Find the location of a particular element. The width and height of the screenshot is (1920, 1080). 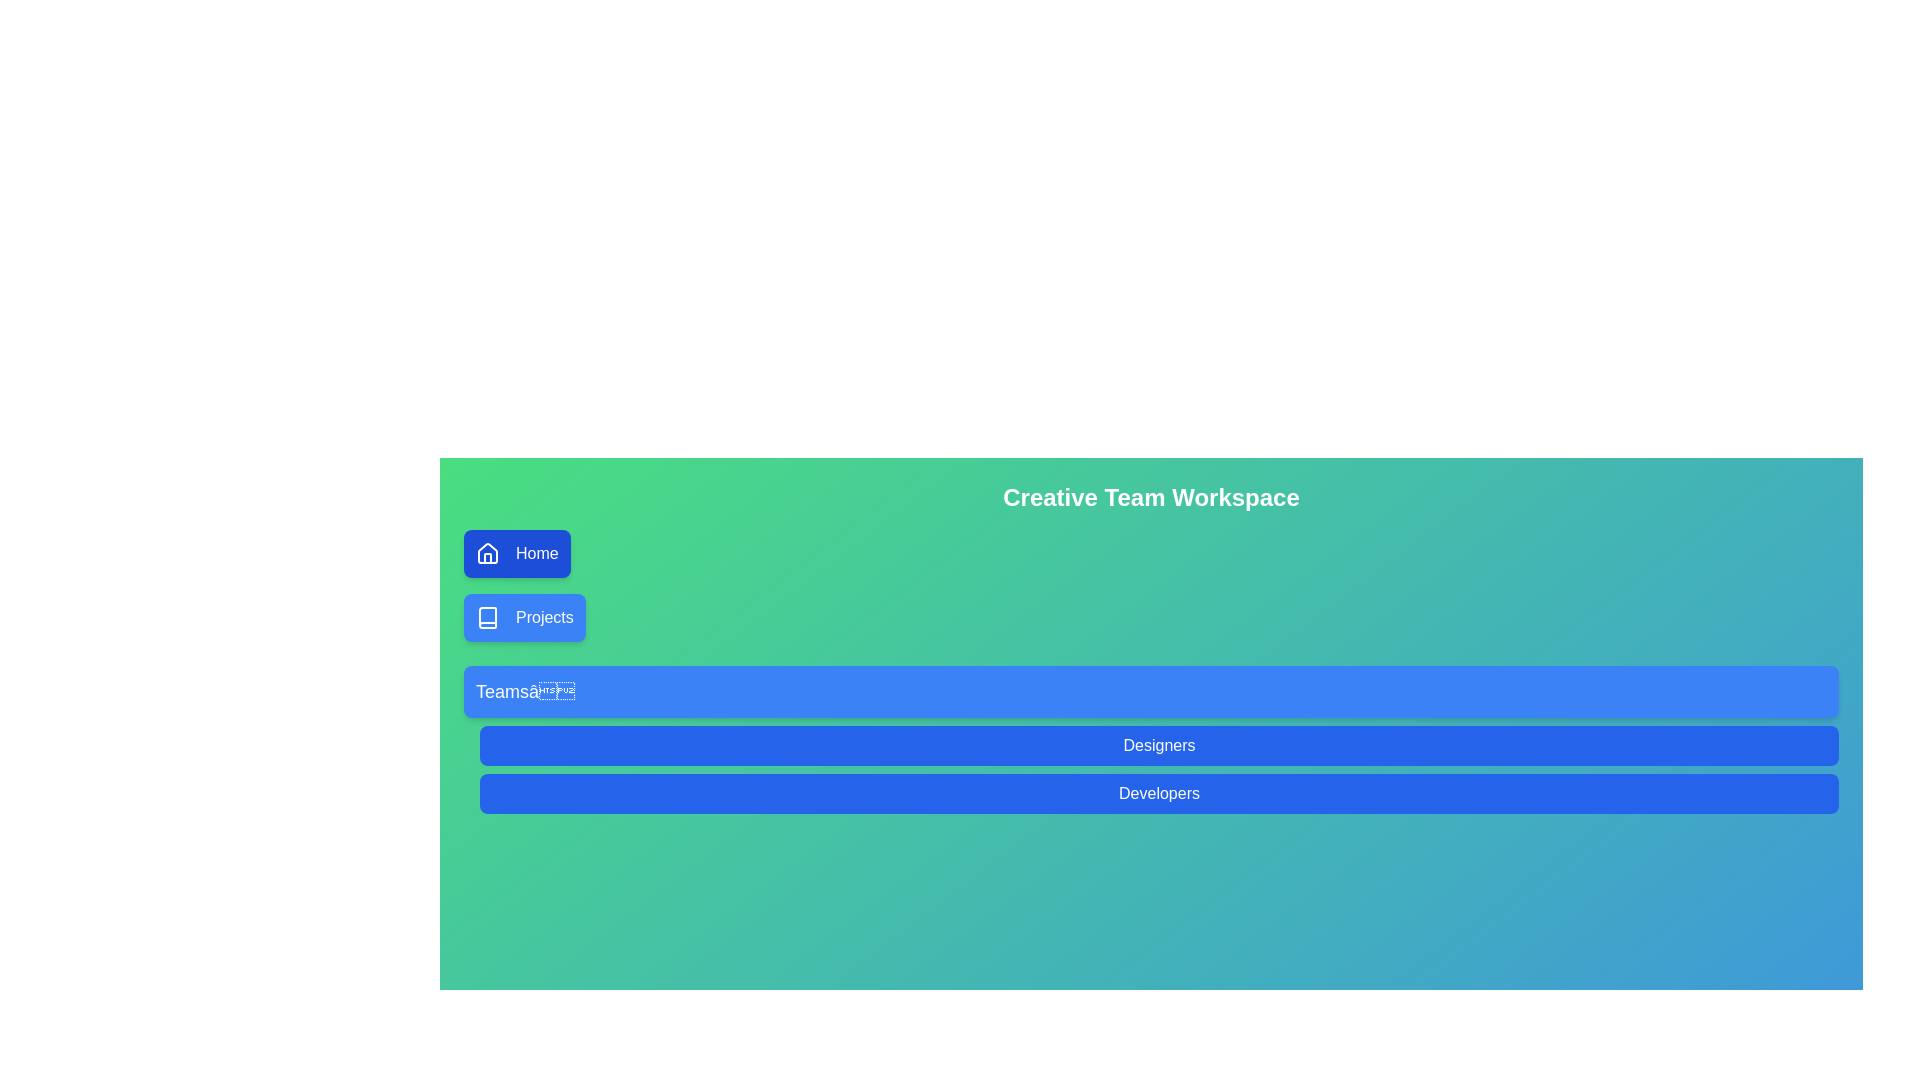

the book-shaped SVG icon located inside the blue 'Projects' button, which is the second button in the vertical navigation list is located at coordinates (488, 616).